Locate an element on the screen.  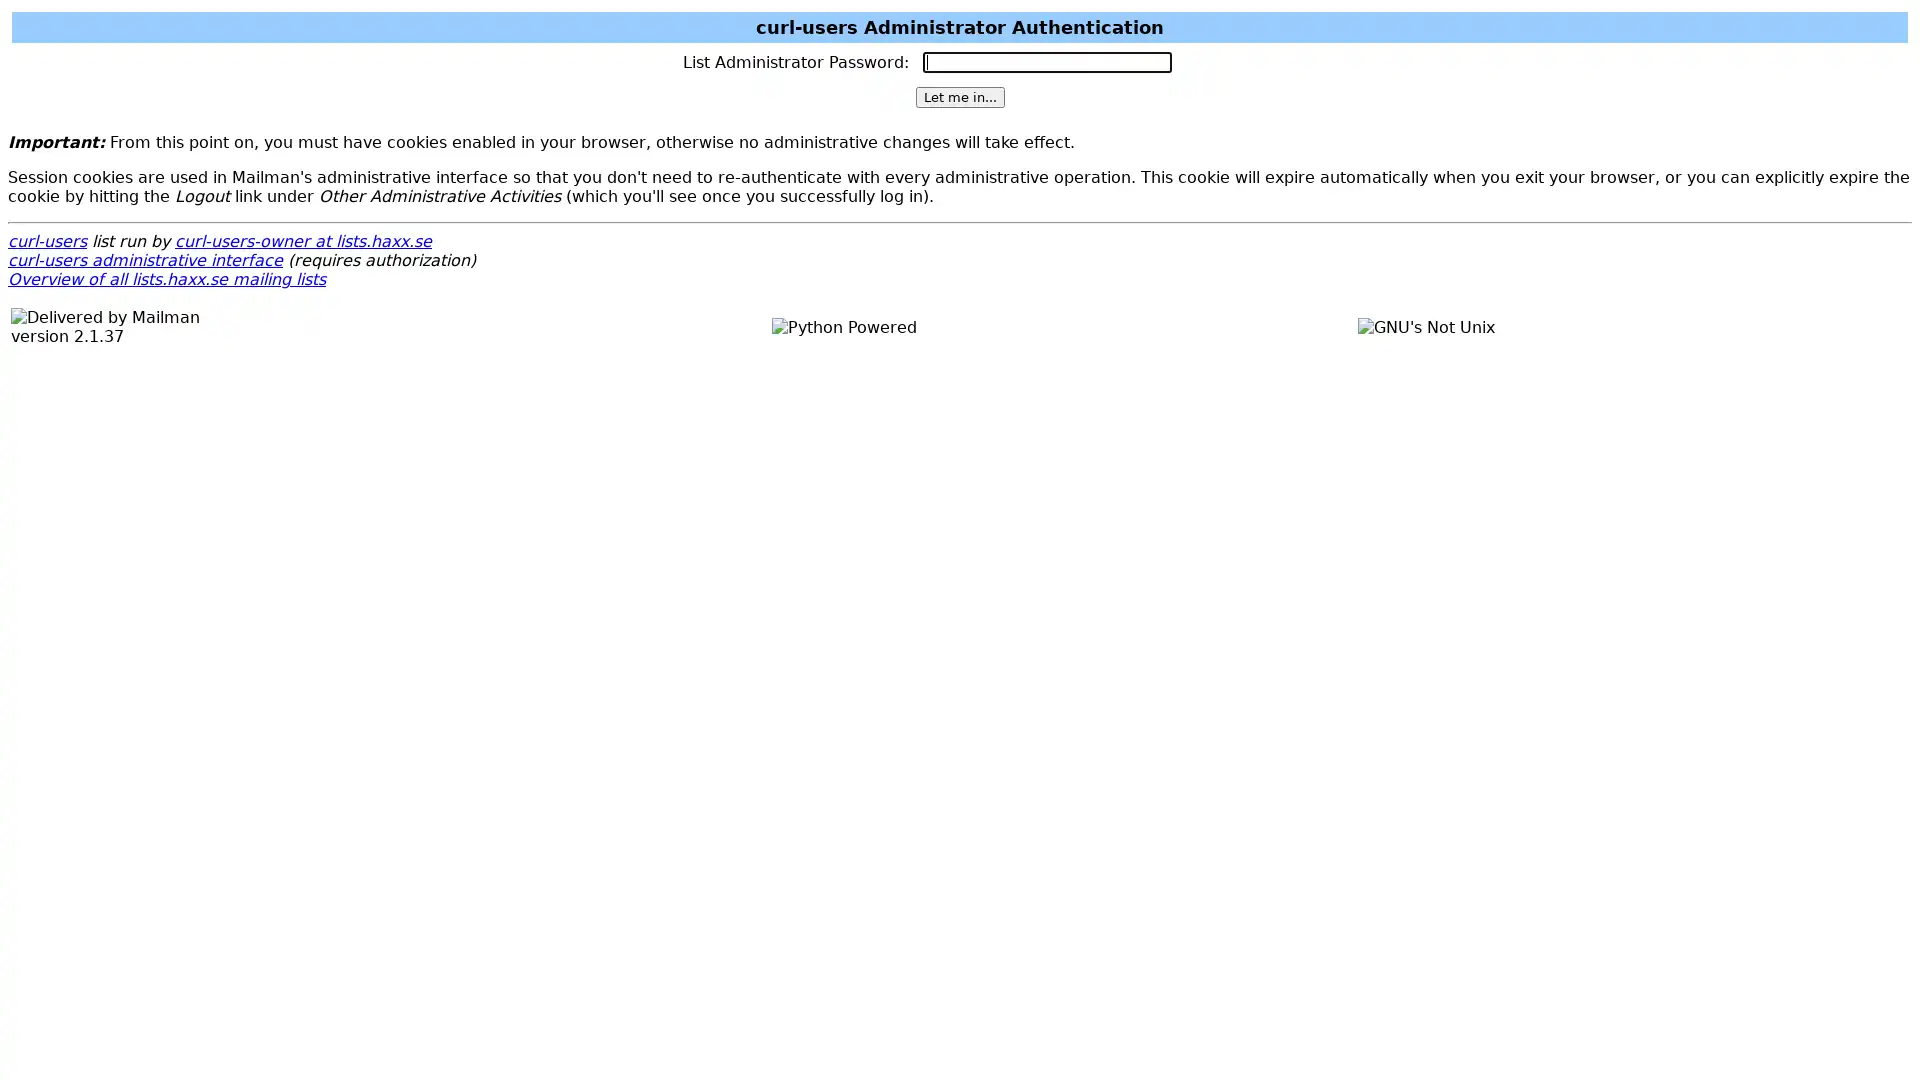
Let me in... is located at coordinates (958, 97).